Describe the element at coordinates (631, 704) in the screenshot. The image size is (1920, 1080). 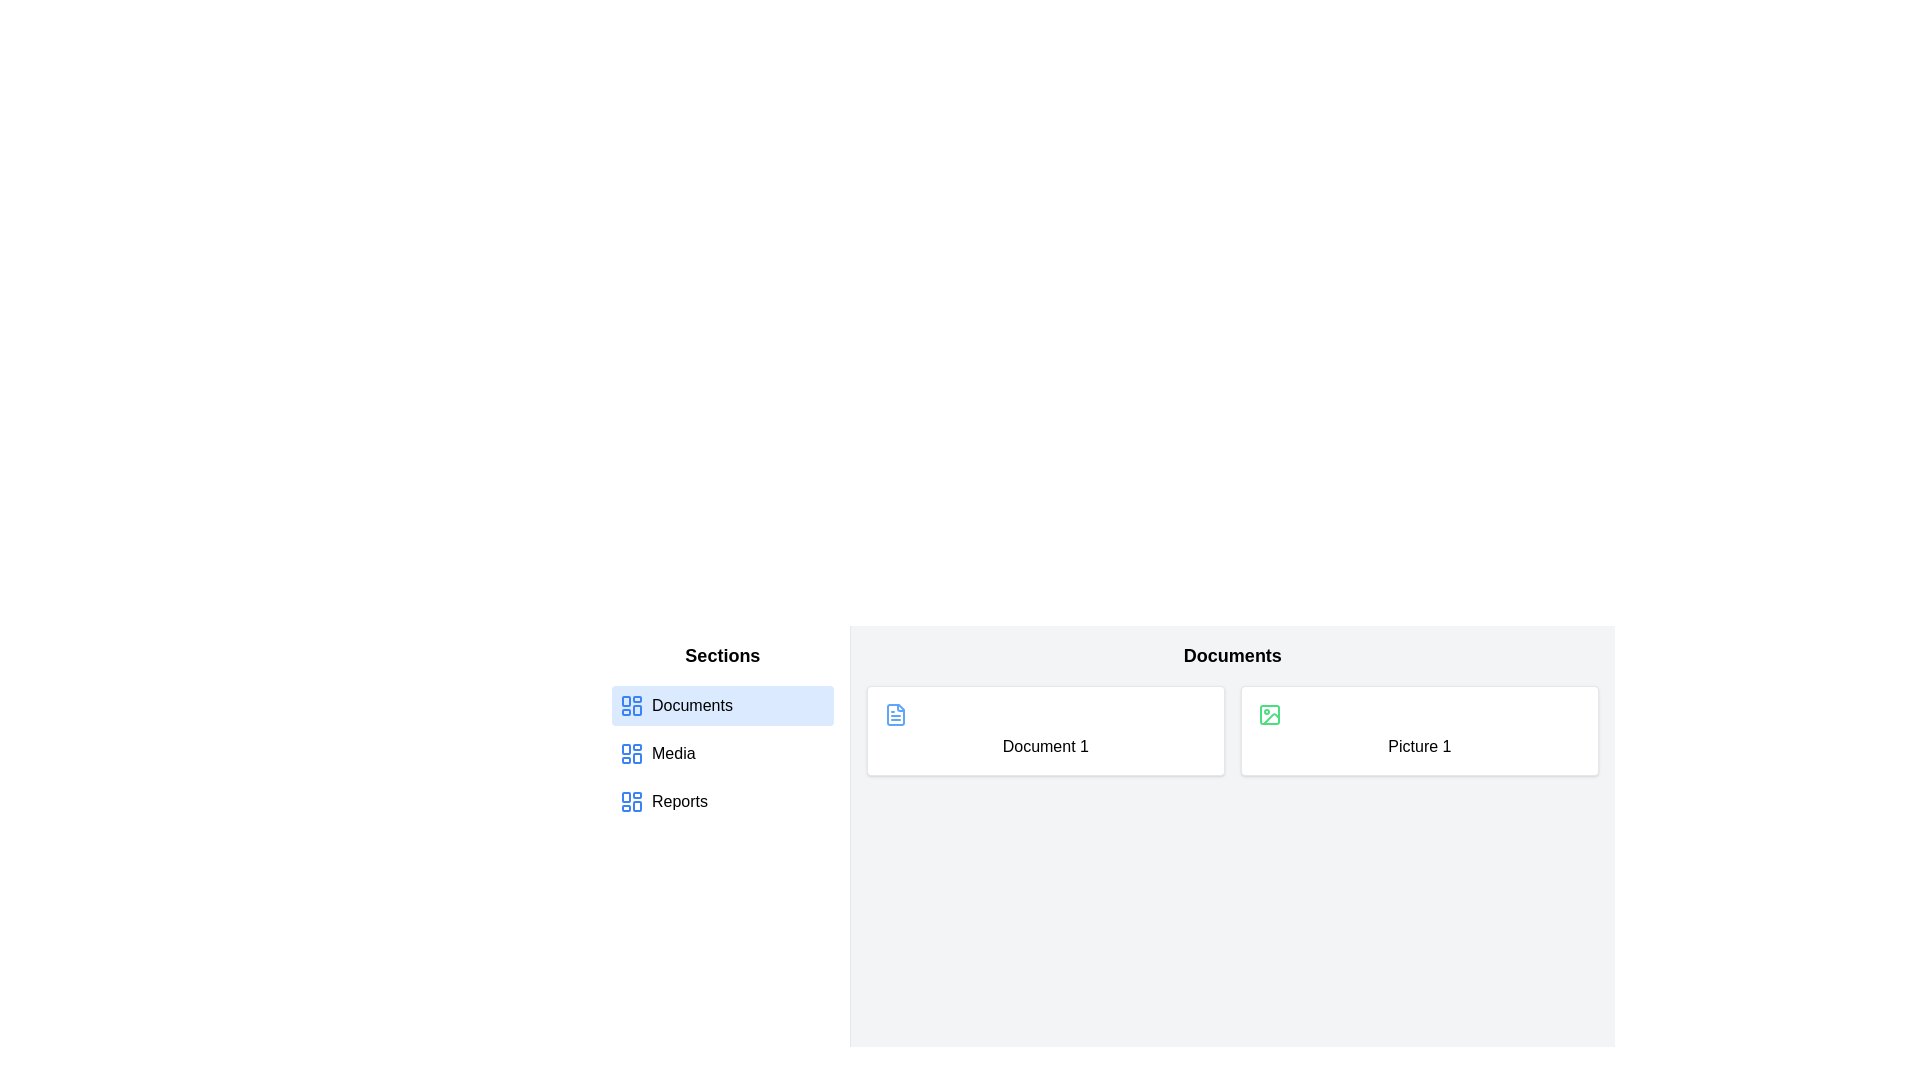
I see `the blue grid-like icon with rounded corners located in the 'Documents' navigation item` at that location.